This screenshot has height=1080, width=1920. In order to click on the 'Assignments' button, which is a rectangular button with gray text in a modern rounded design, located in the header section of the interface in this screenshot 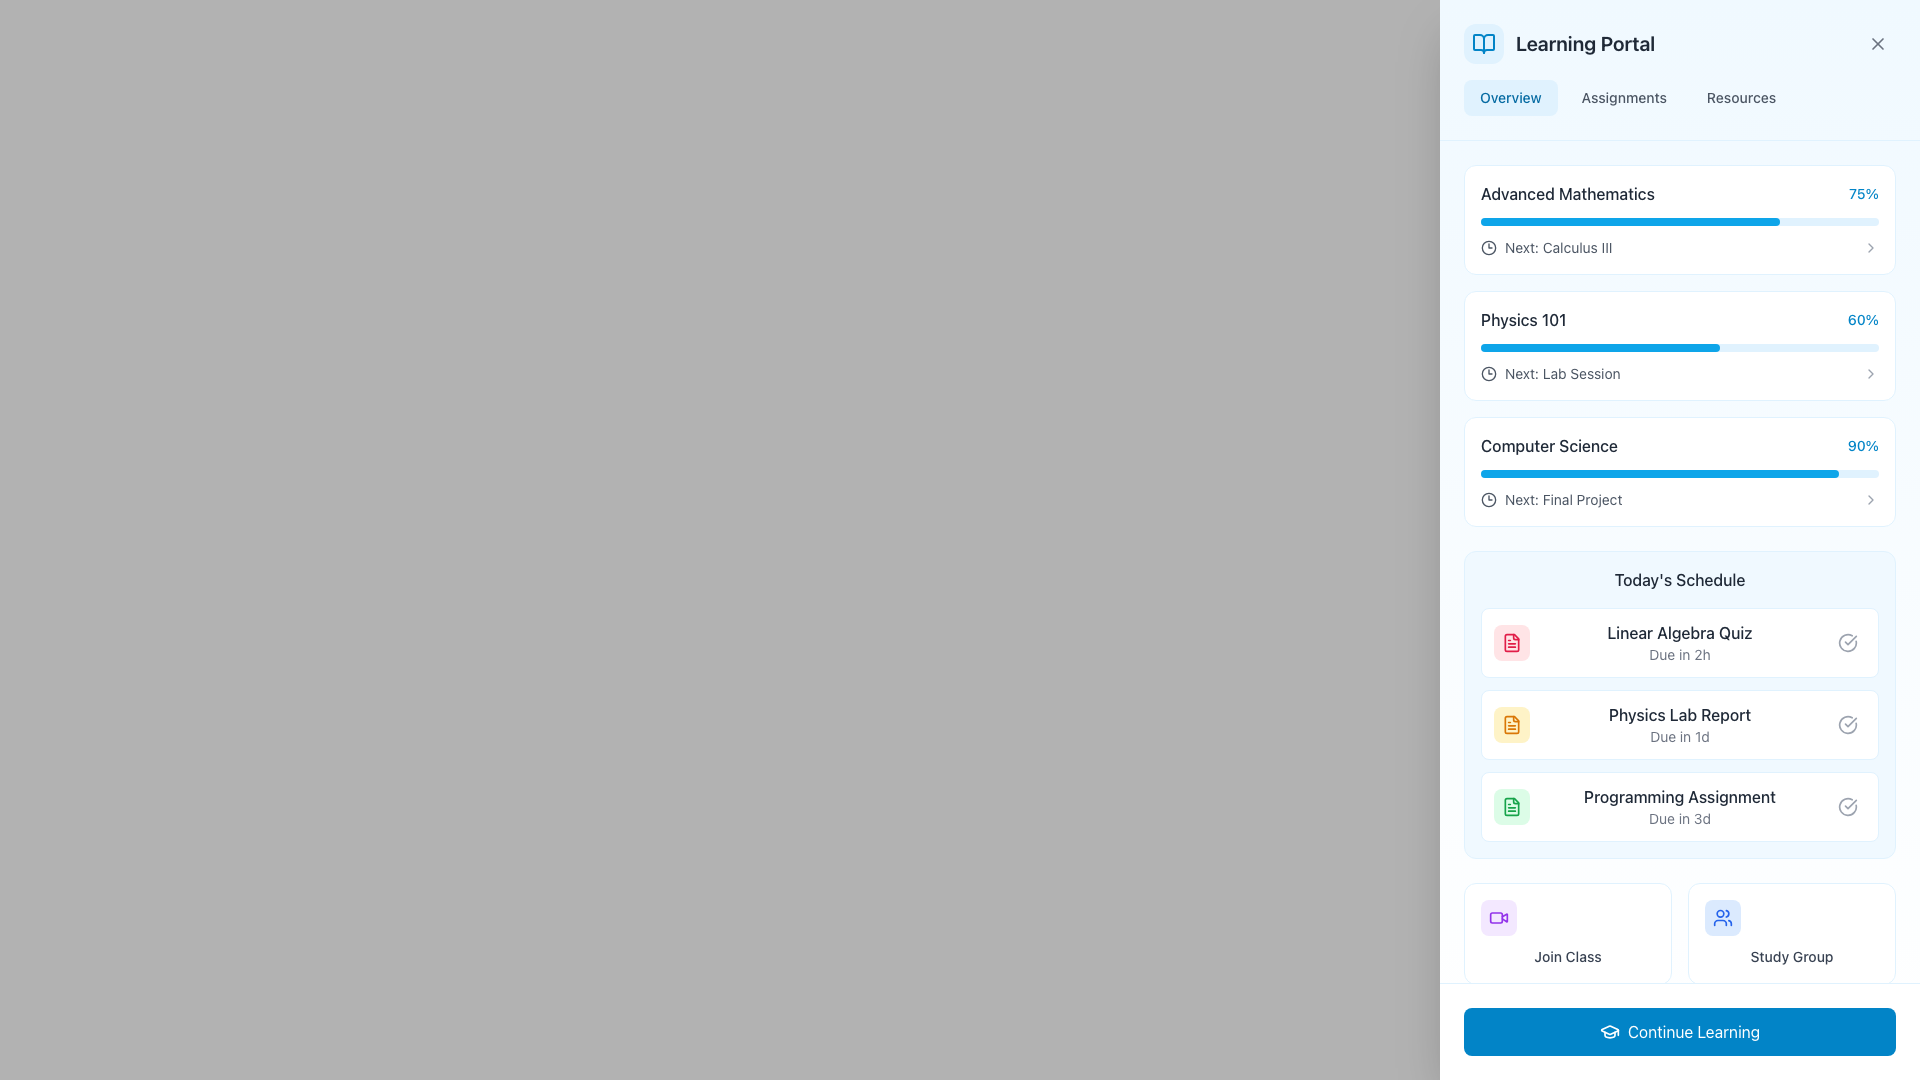, I will do `click(1624, 97)`.